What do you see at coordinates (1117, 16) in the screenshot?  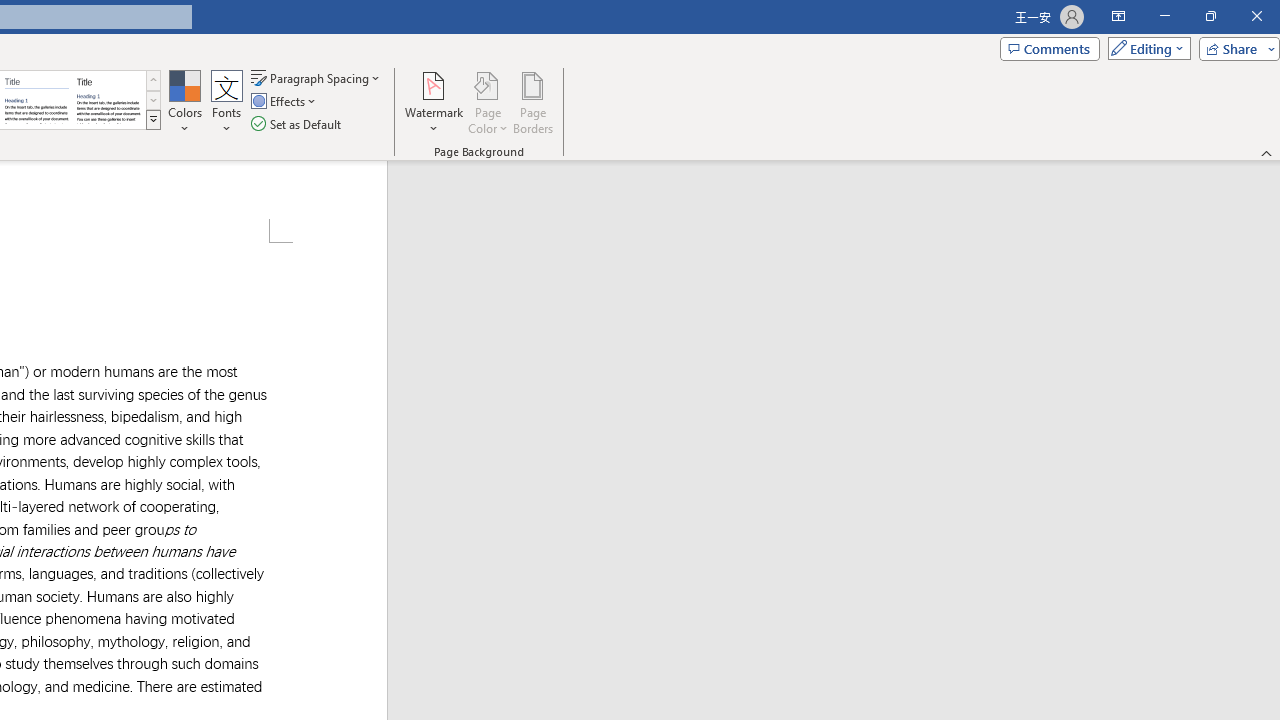 I see `'Ribbon Display Options'` at bounding box center [1117, 16].